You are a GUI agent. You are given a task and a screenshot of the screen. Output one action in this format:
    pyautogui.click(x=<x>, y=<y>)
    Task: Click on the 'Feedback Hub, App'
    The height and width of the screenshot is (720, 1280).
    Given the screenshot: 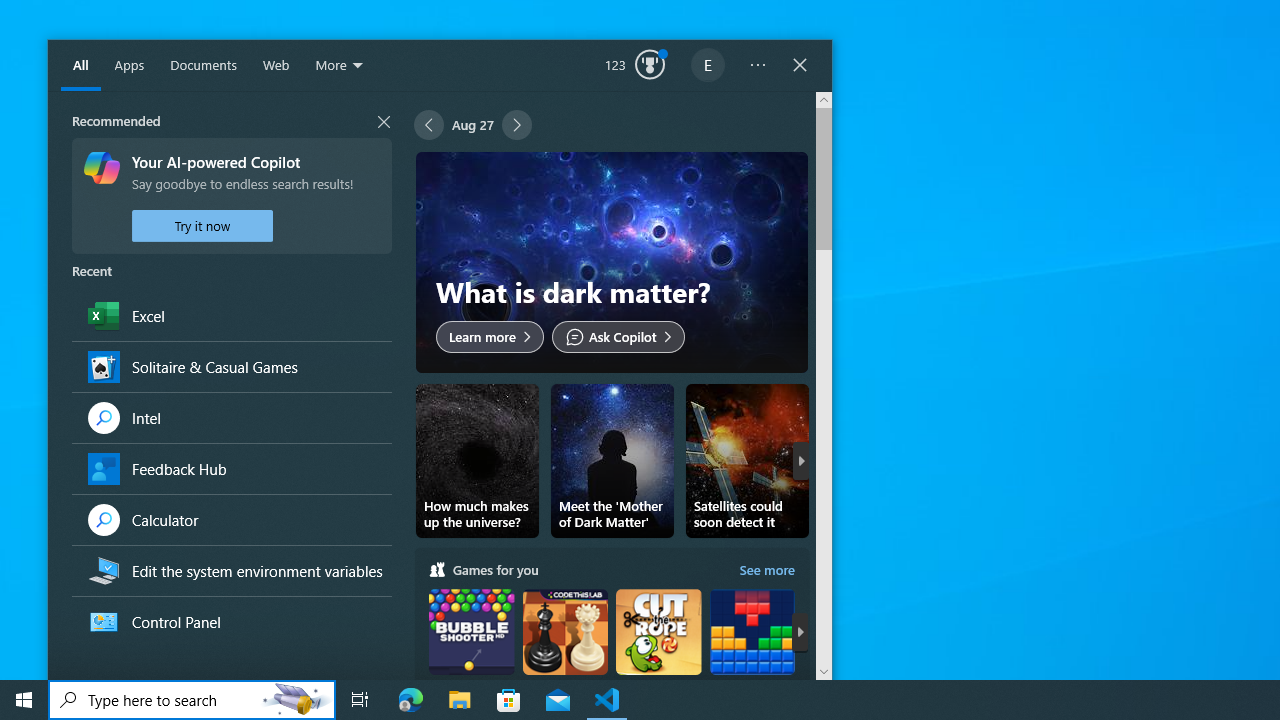 What is the action you would take?
    pyautogui.click(x=231, y=468)
    